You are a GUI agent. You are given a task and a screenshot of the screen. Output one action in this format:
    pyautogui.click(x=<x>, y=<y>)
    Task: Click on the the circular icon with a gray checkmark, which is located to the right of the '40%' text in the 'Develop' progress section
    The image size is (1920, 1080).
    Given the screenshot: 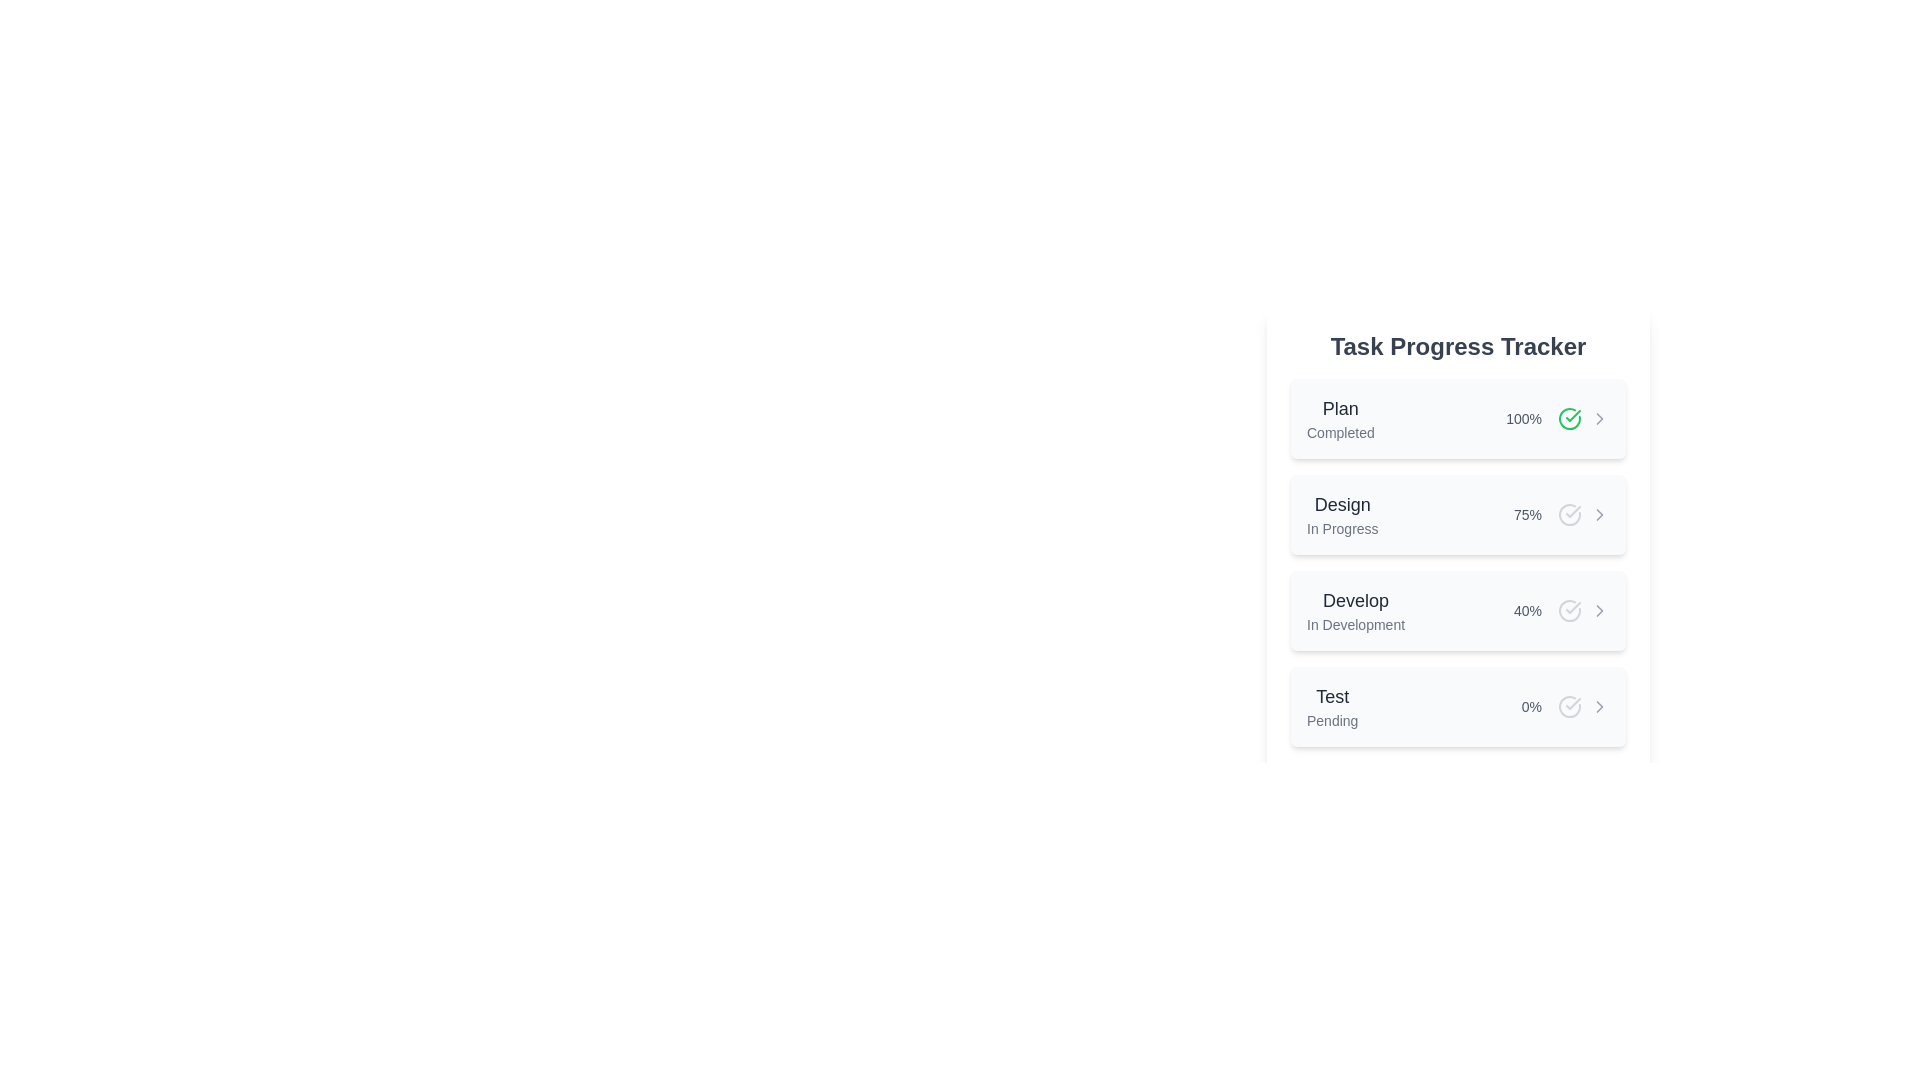 What is the action you would take?
    pyautogui.click(x=1568, y=609)
    